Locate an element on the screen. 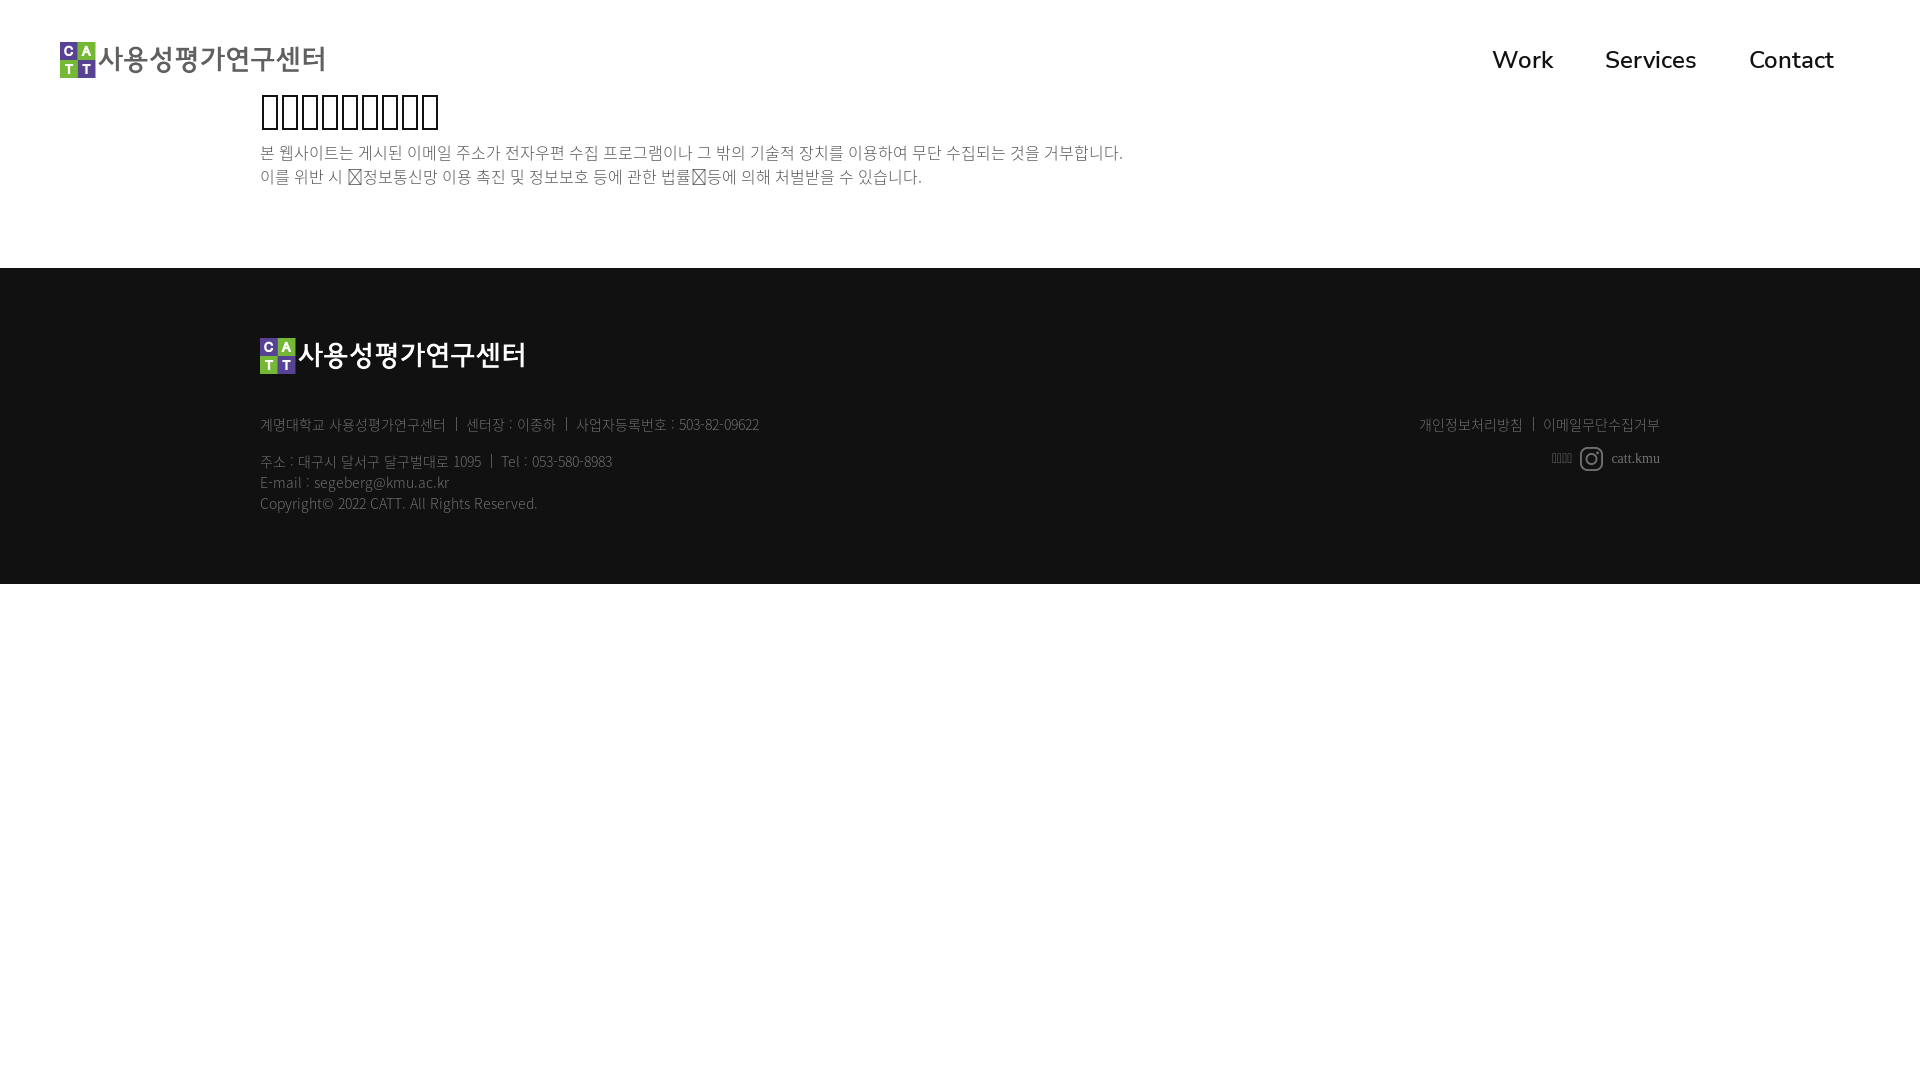 This screenshot has height=1080, width=1920. 'Services' is located at coordinates (1578, 59).